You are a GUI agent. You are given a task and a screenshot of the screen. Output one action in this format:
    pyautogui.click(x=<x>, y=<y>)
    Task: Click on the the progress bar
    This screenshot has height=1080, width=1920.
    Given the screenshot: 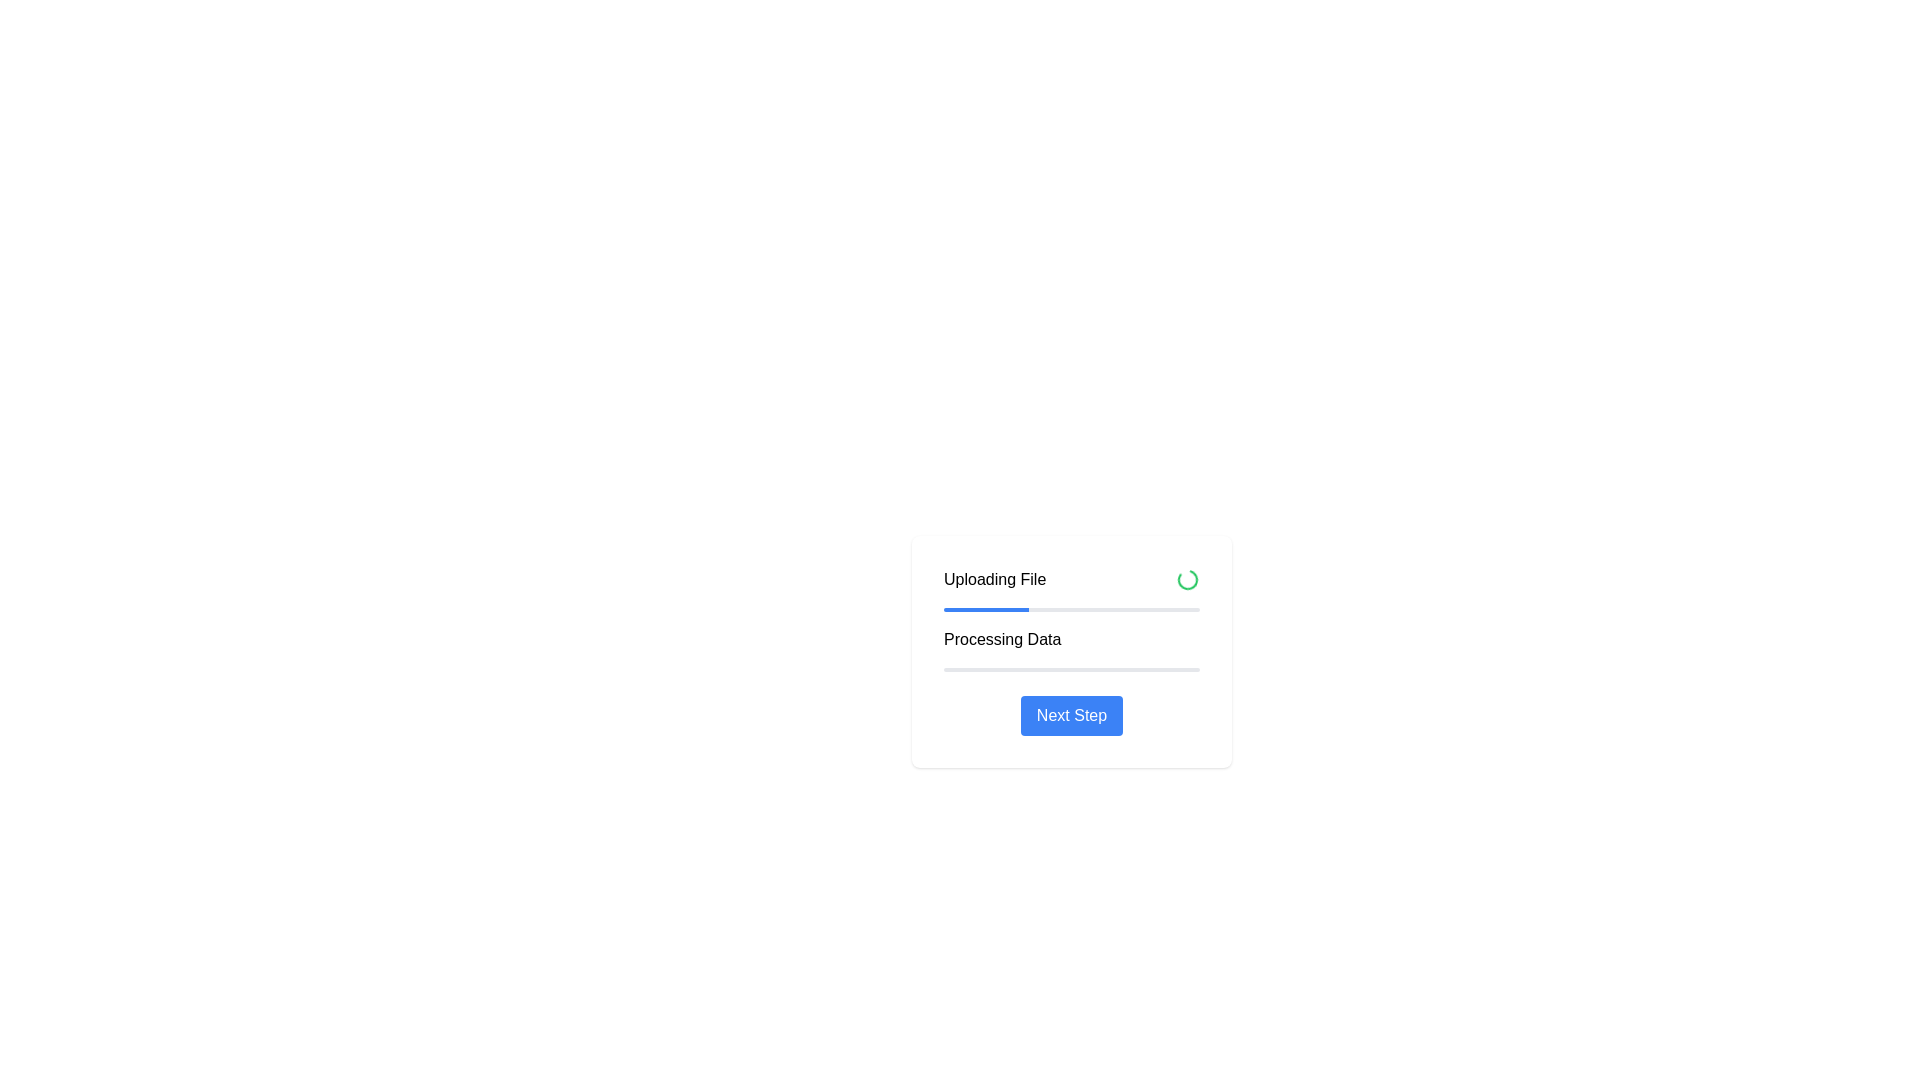 What is the action you would take?
    pyautogui.click(x=956, y=608)
    